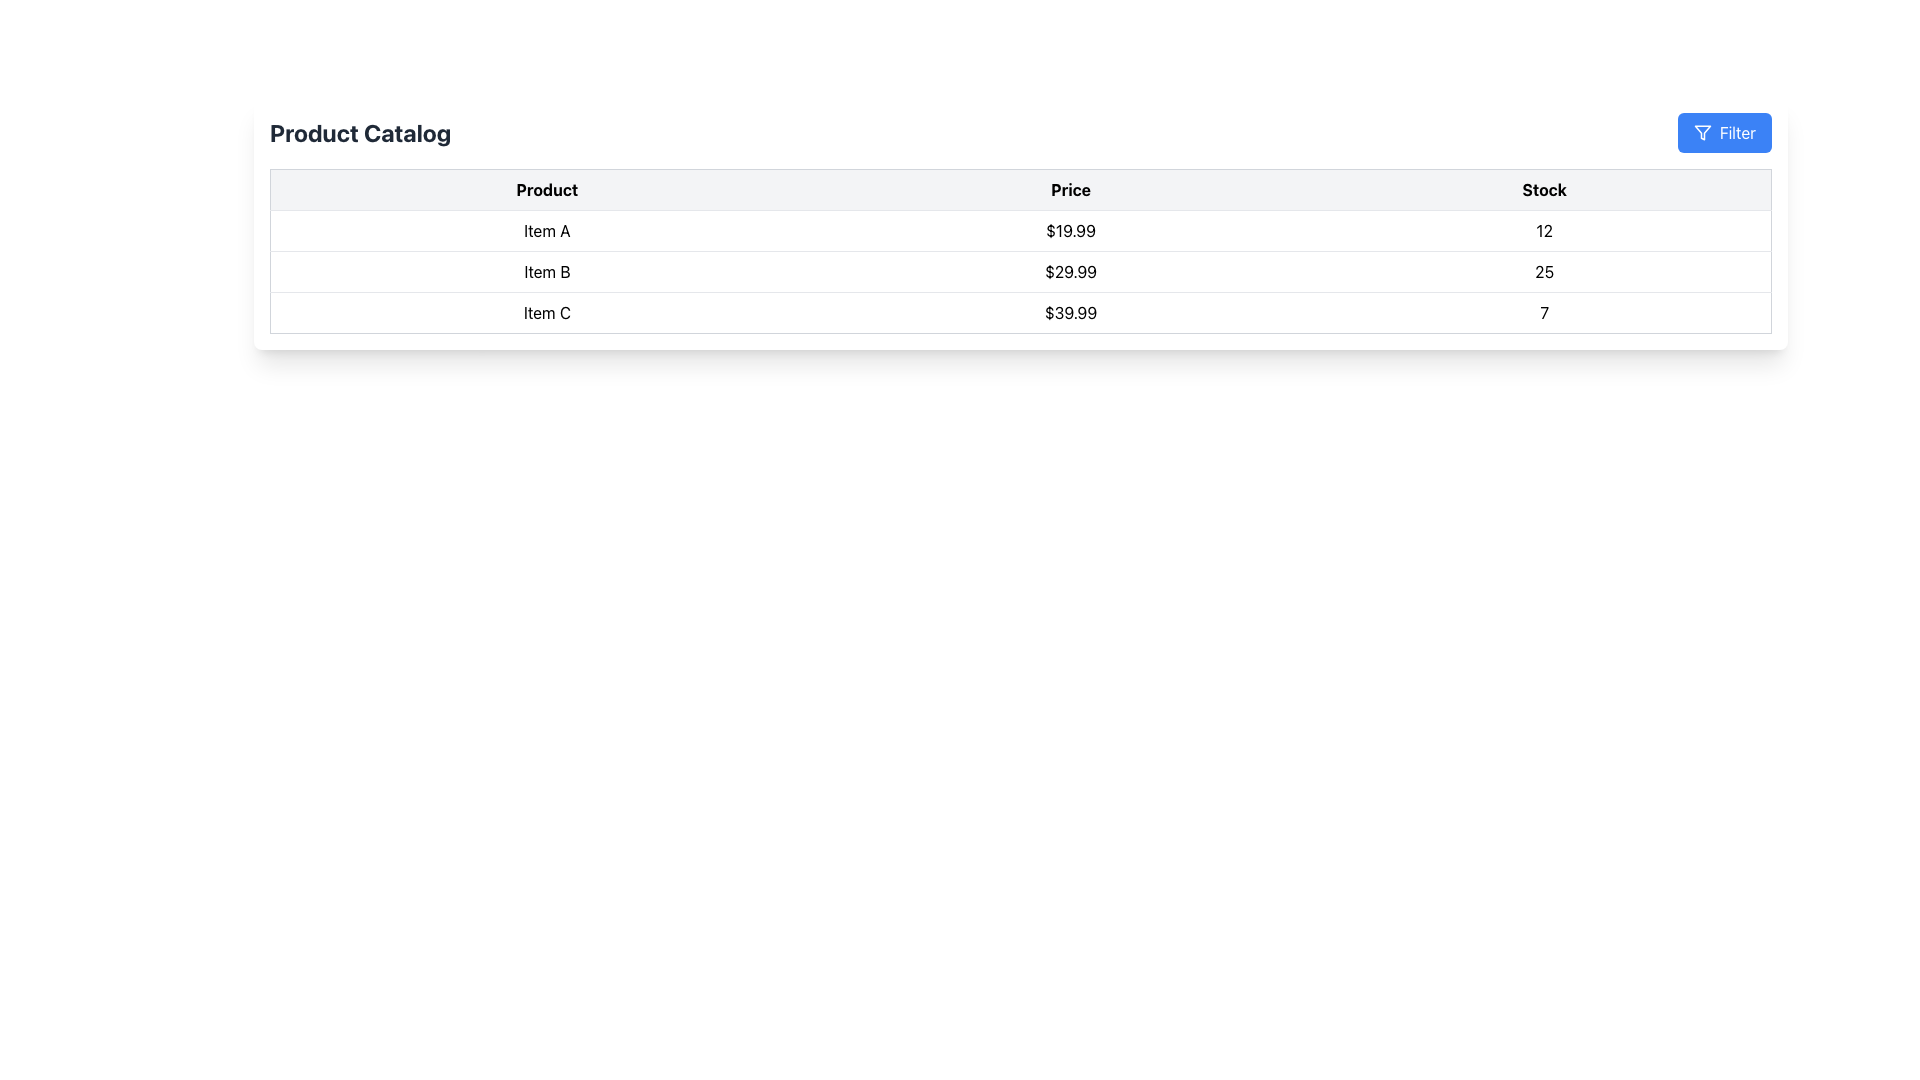 The width and height of the screenshot is (1920, 1080). Describe the element at coordinates (1021, 312) in the screenshot. I see `the details of the product catalog entry for 'Item C', located in the third row of the table` at that location.